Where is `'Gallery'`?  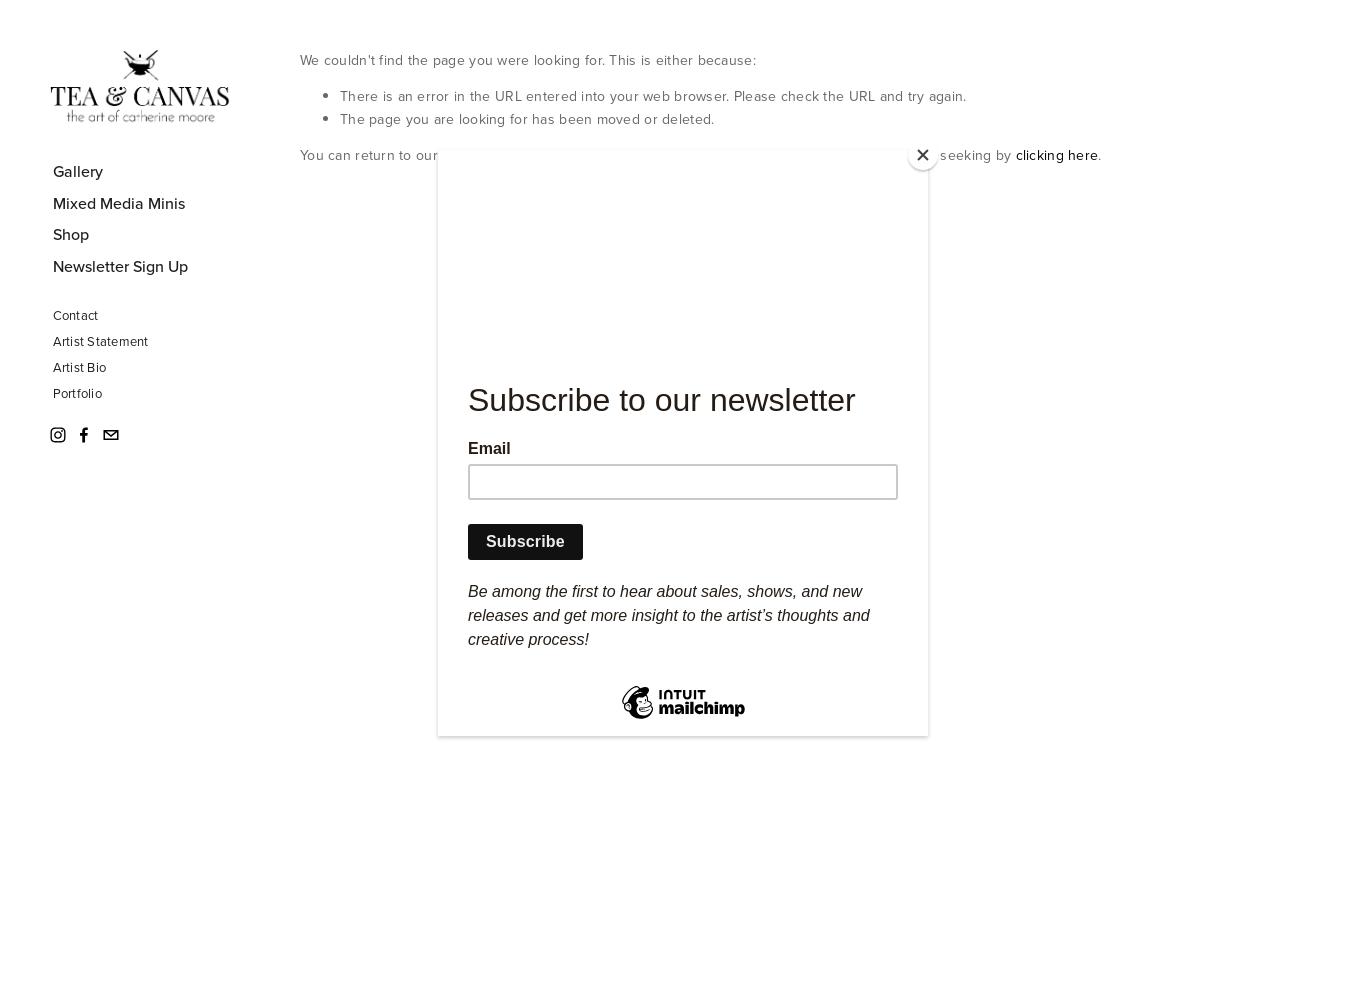
'Gallery' is located at coordinates (77, 170).